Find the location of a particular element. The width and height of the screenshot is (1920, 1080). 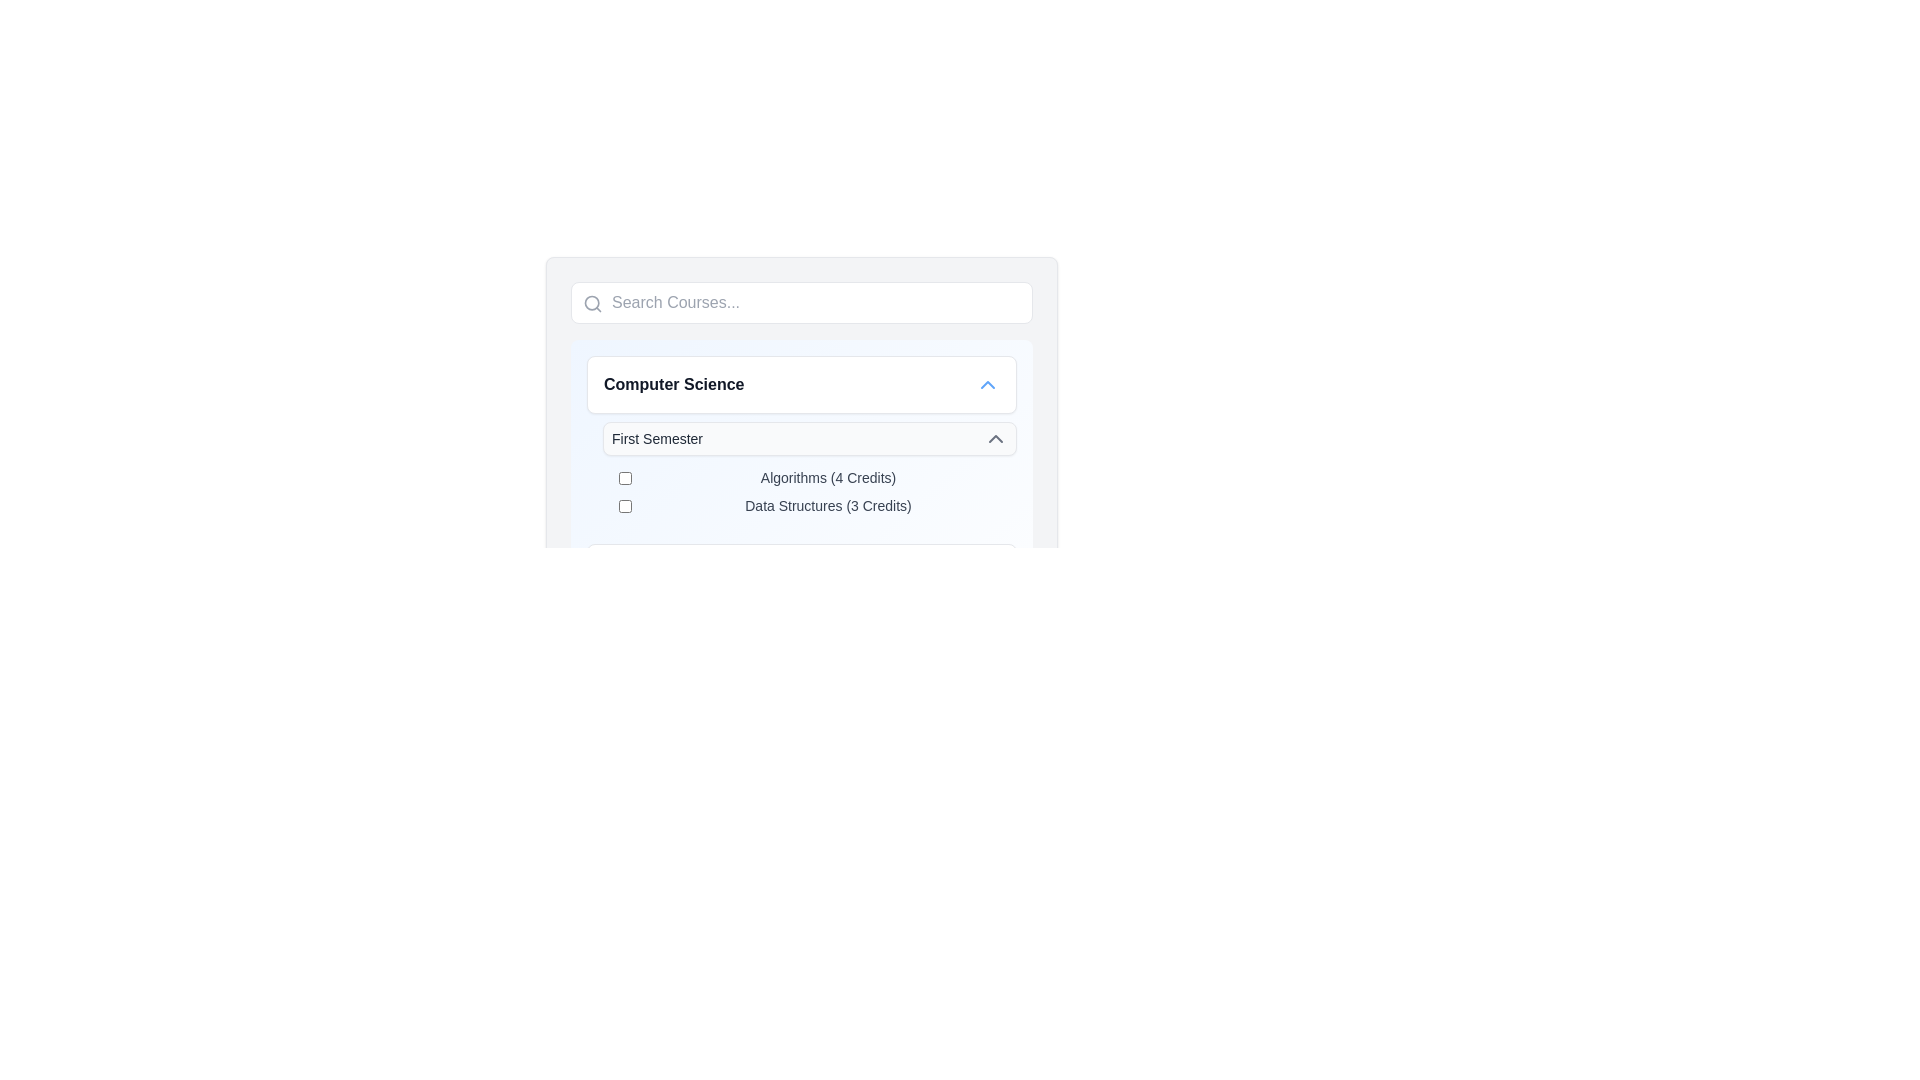

the checkbox for the course 'Algorithms (4 Credits)' located is located at coordinates (624, 478).